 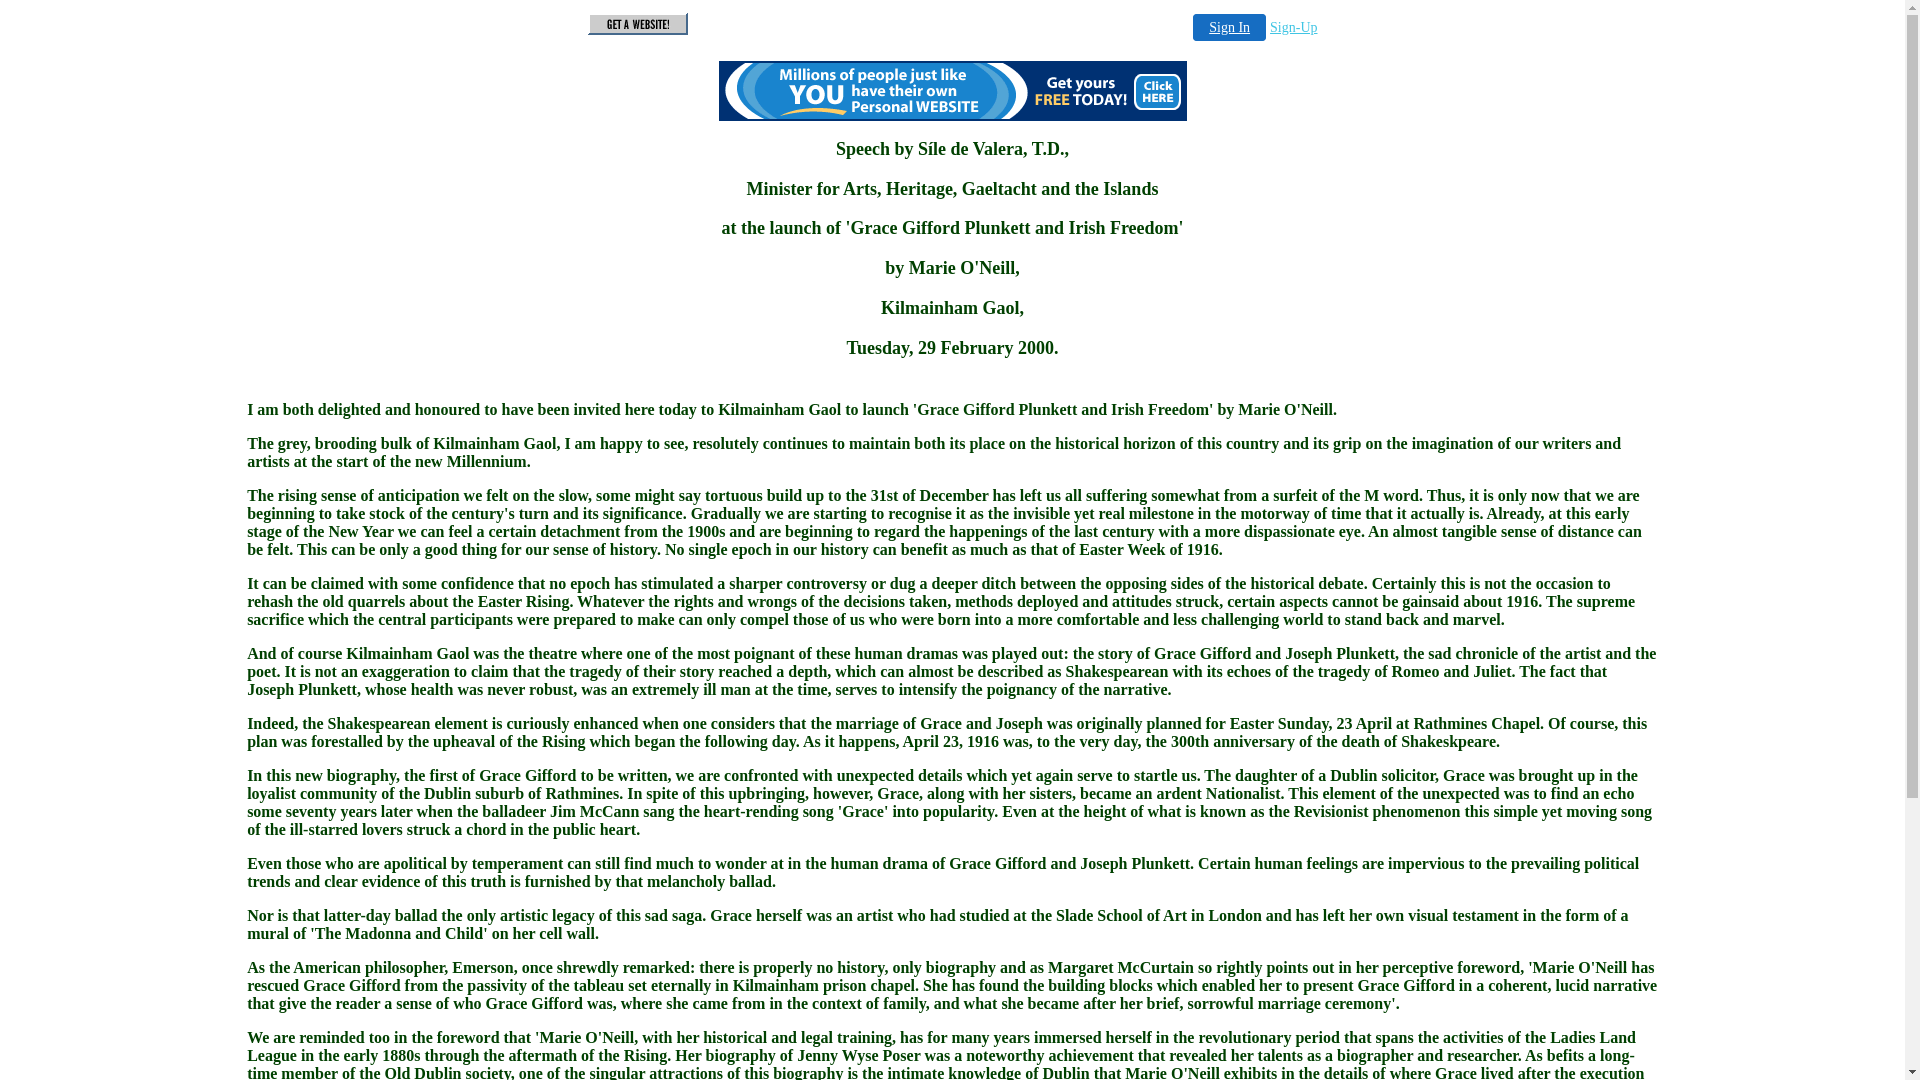 What do you see at coordinates (1193, 27) in the screenshot?
I see `'Sign In'` at bounding box center [1193, 27].